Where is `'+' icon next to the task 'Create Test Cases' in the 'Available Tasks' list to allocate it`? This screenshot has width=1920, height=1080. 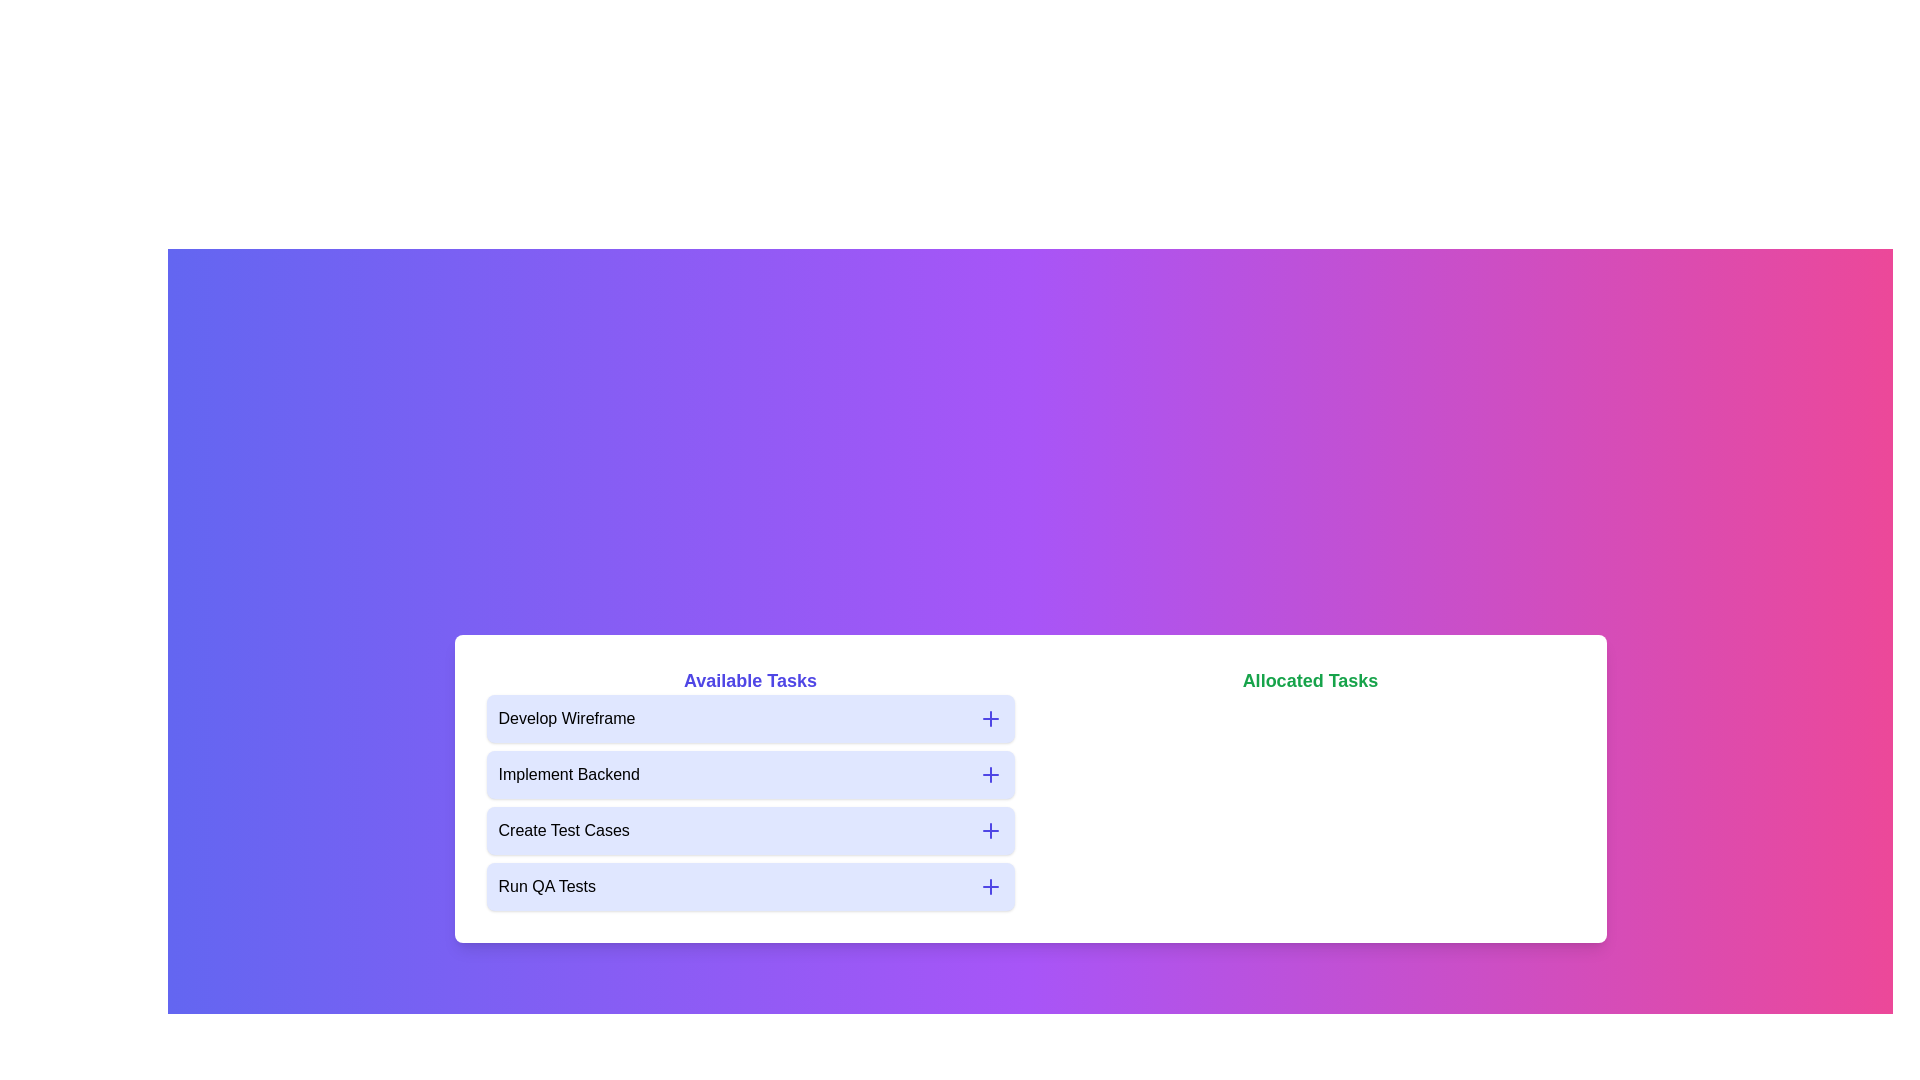
'+' icon next to the task 'Create Test Cases' in the 'Available Tasks' list to allocate it is located at coordinates (990, 830).